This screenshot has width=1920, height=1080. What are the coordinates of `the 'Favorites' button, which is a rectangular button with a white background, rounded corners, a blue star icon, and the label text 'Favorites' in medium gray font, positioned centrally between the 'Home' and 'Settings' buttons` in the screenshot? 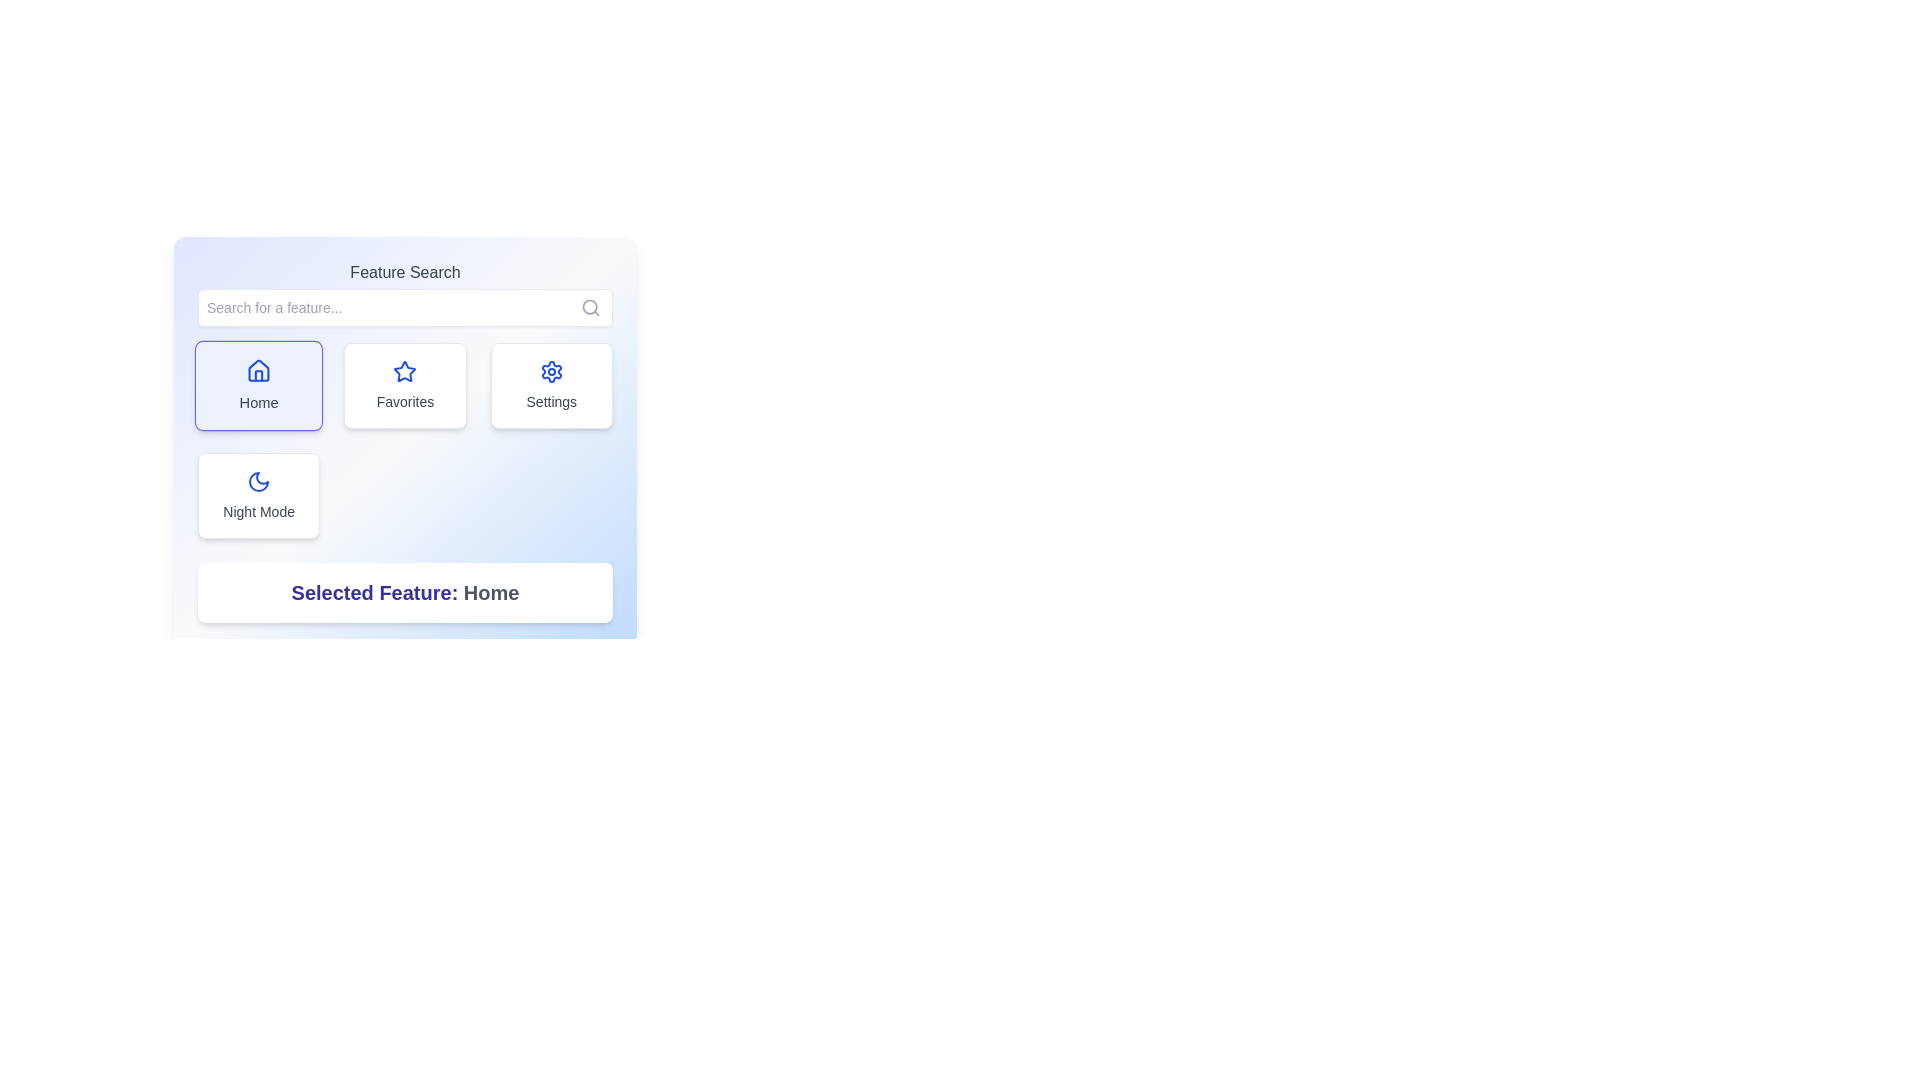 It's located at (404, 385).